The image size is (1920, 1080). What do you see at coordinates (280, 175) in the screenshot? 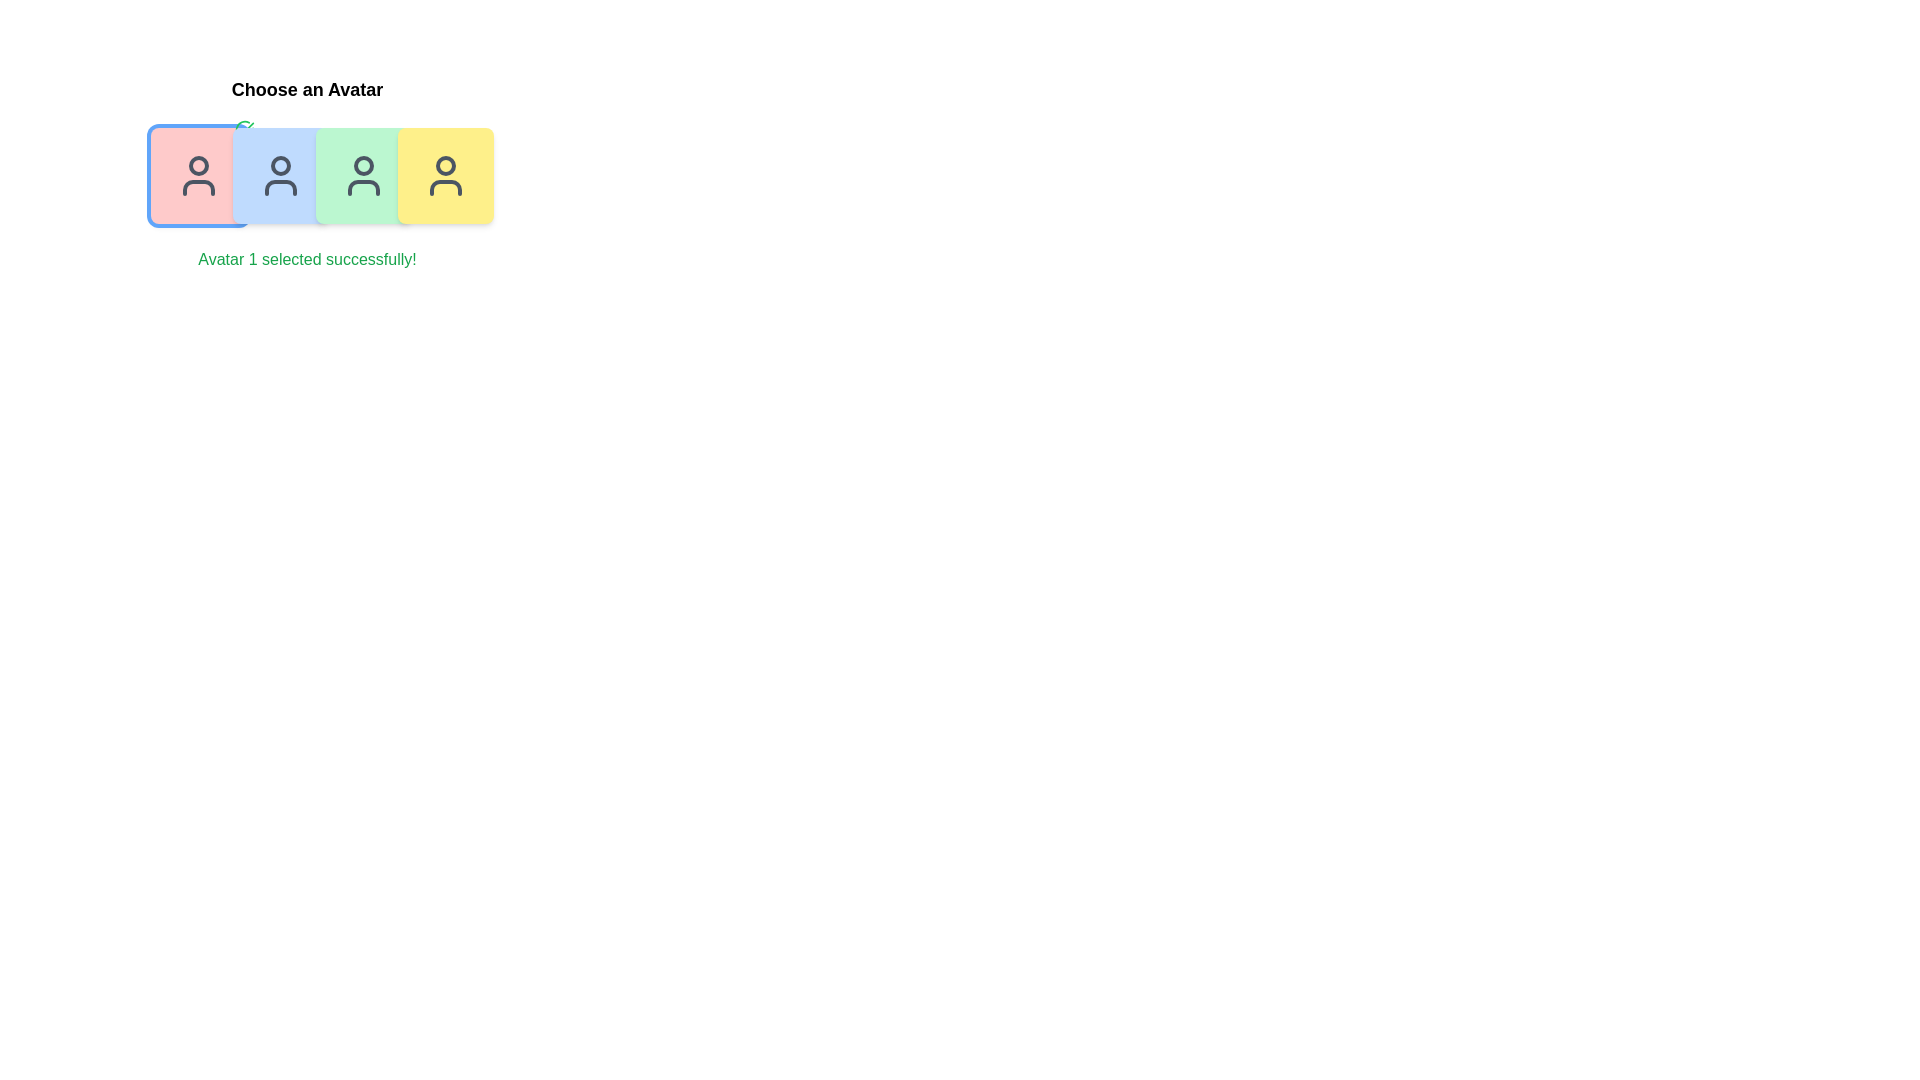
I see `the second tile in the row of avatar representation` at bounding box center [280, 175].